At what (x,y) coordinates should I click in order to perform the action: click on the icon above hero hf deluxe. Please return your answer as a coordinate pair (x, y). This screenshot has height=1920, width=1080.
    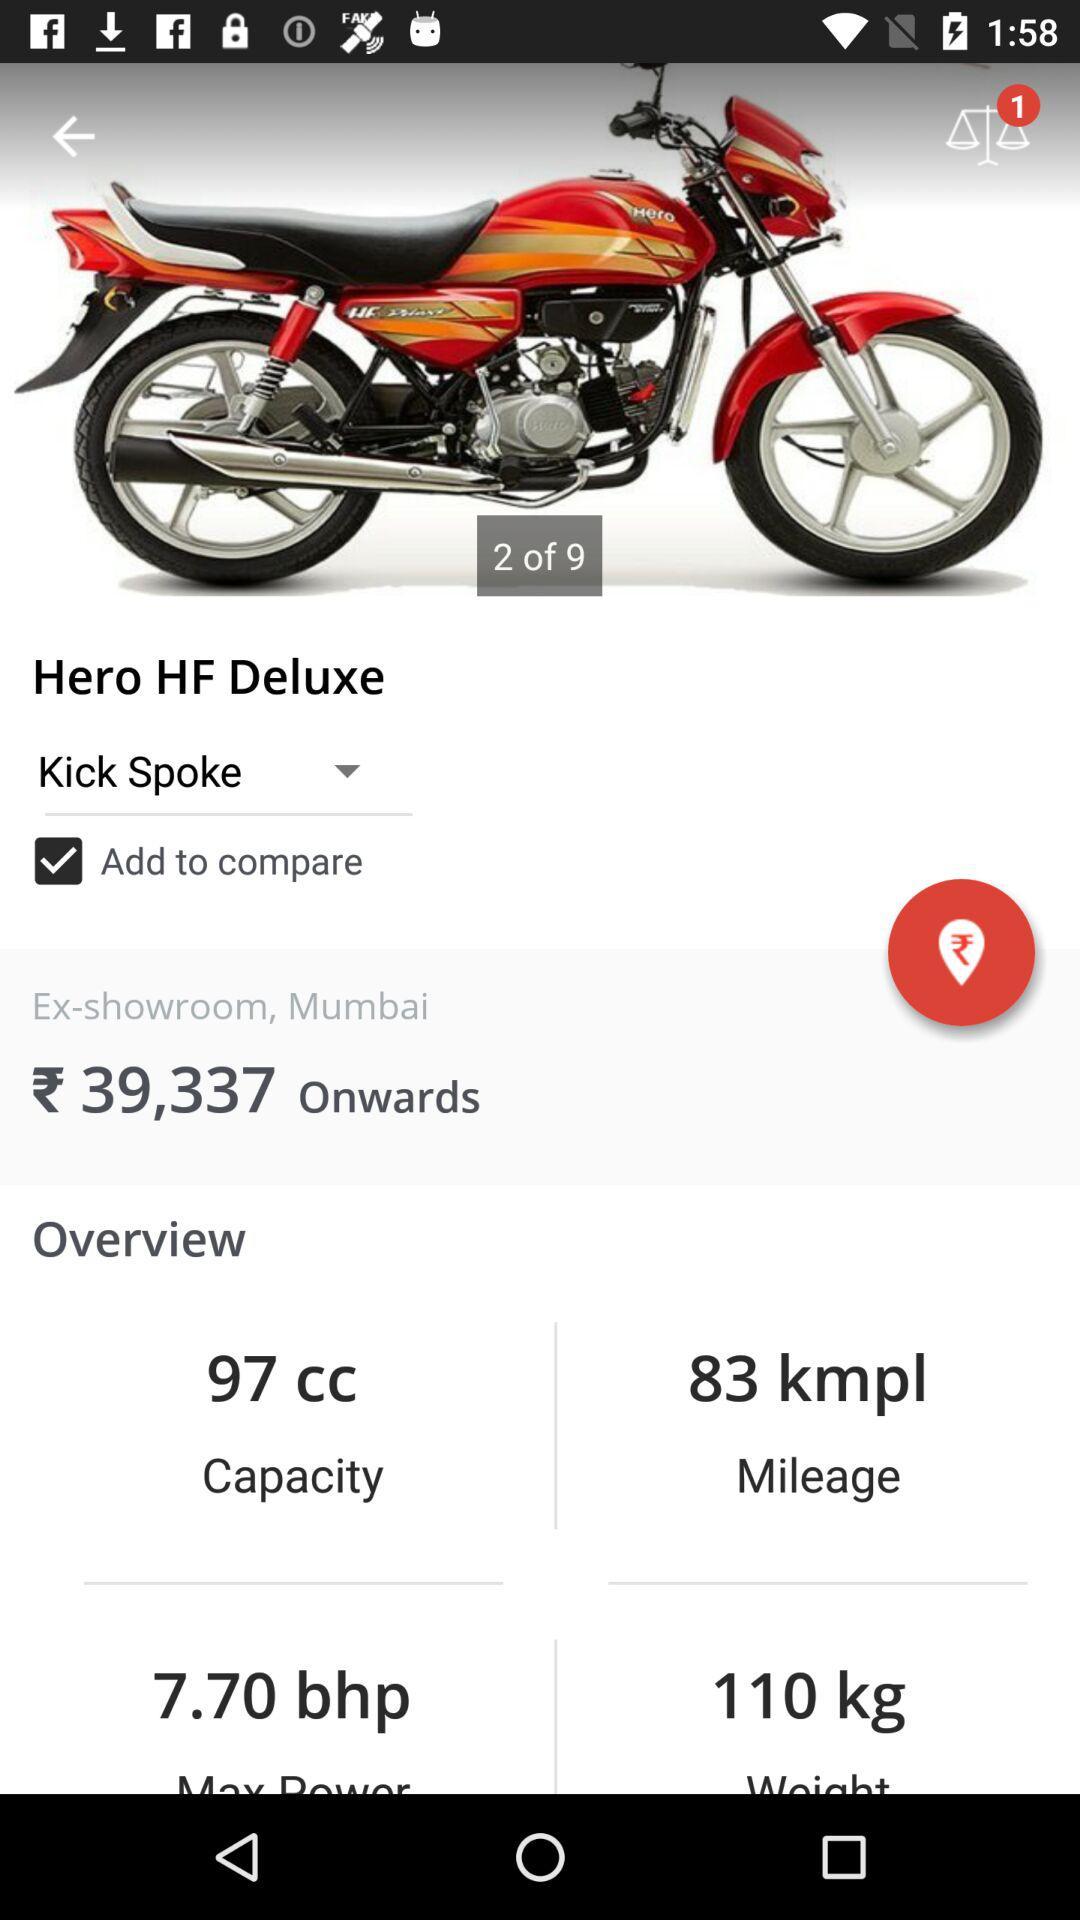
    Looking at the image, I should click on (72, 135).